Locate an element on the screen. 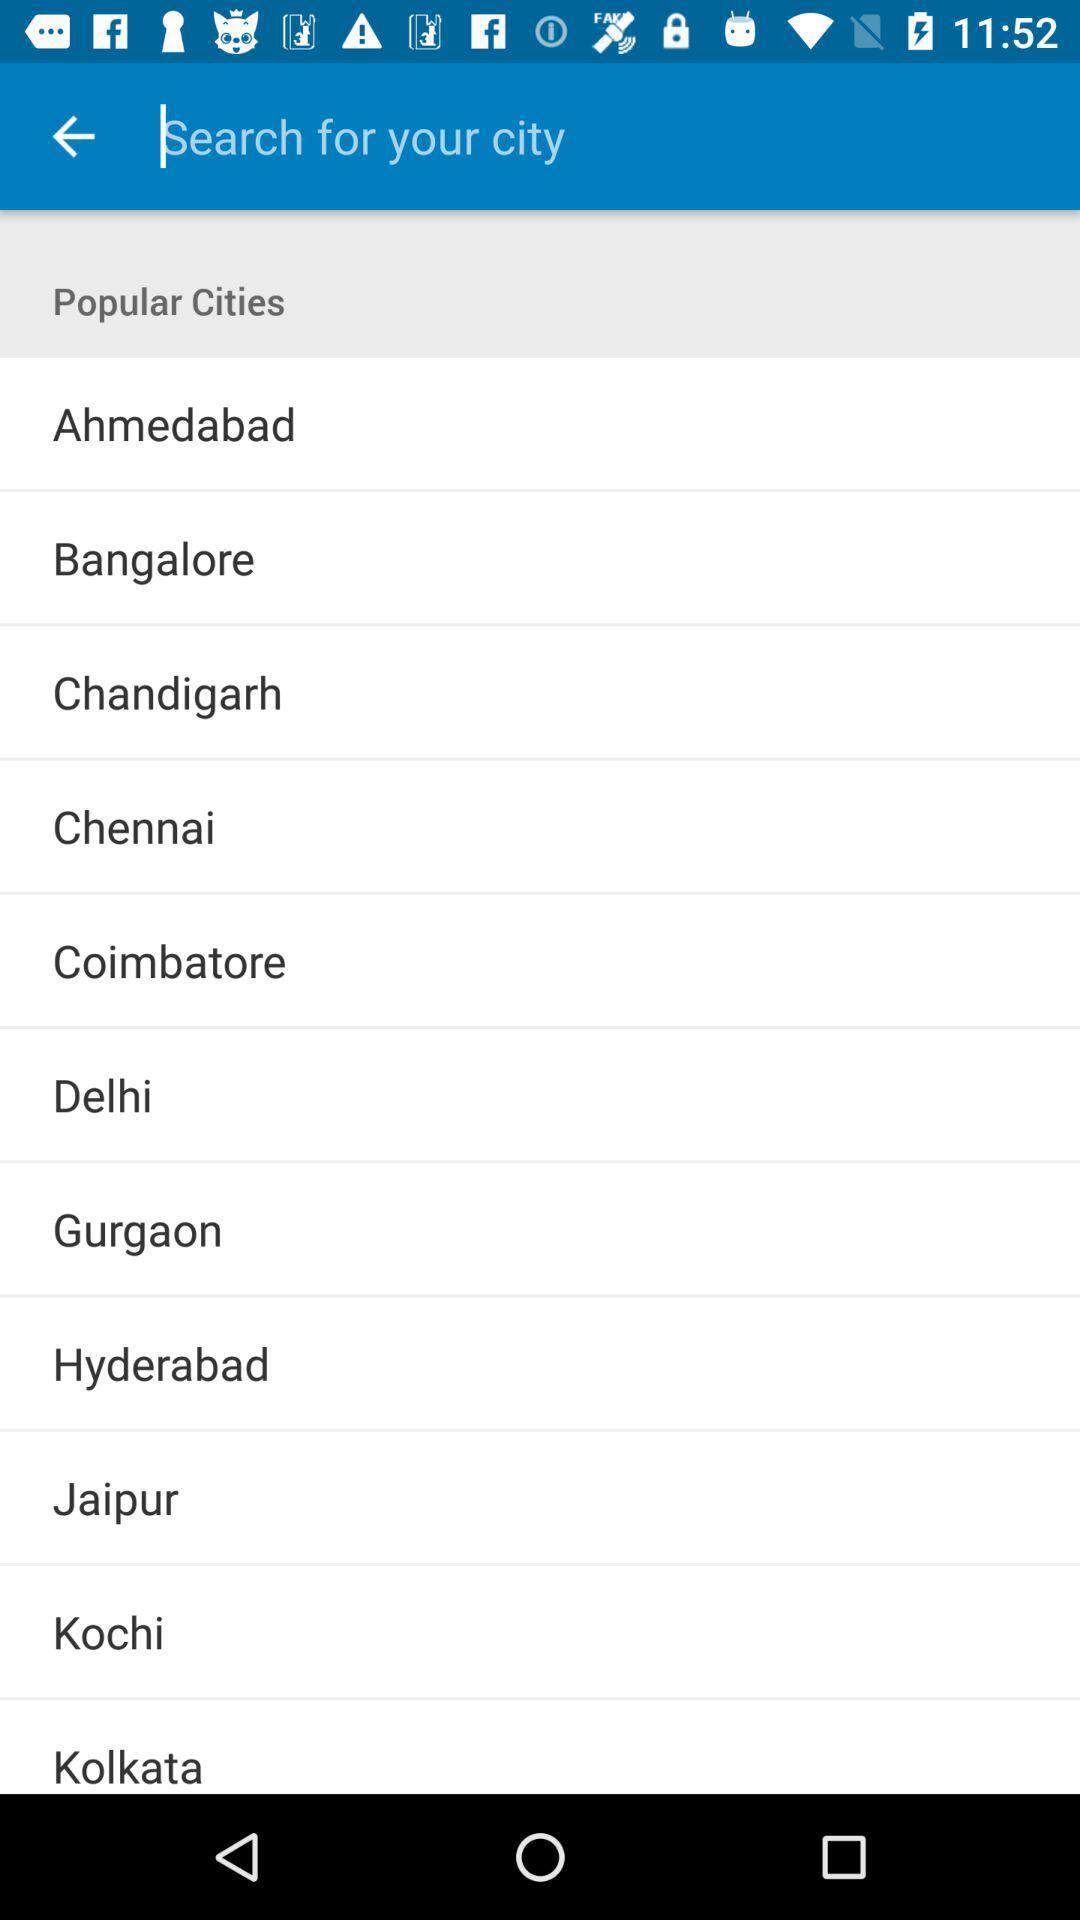 The image size is (1080, 1920). the ahmedabad item is located at coordinates (173, 422).